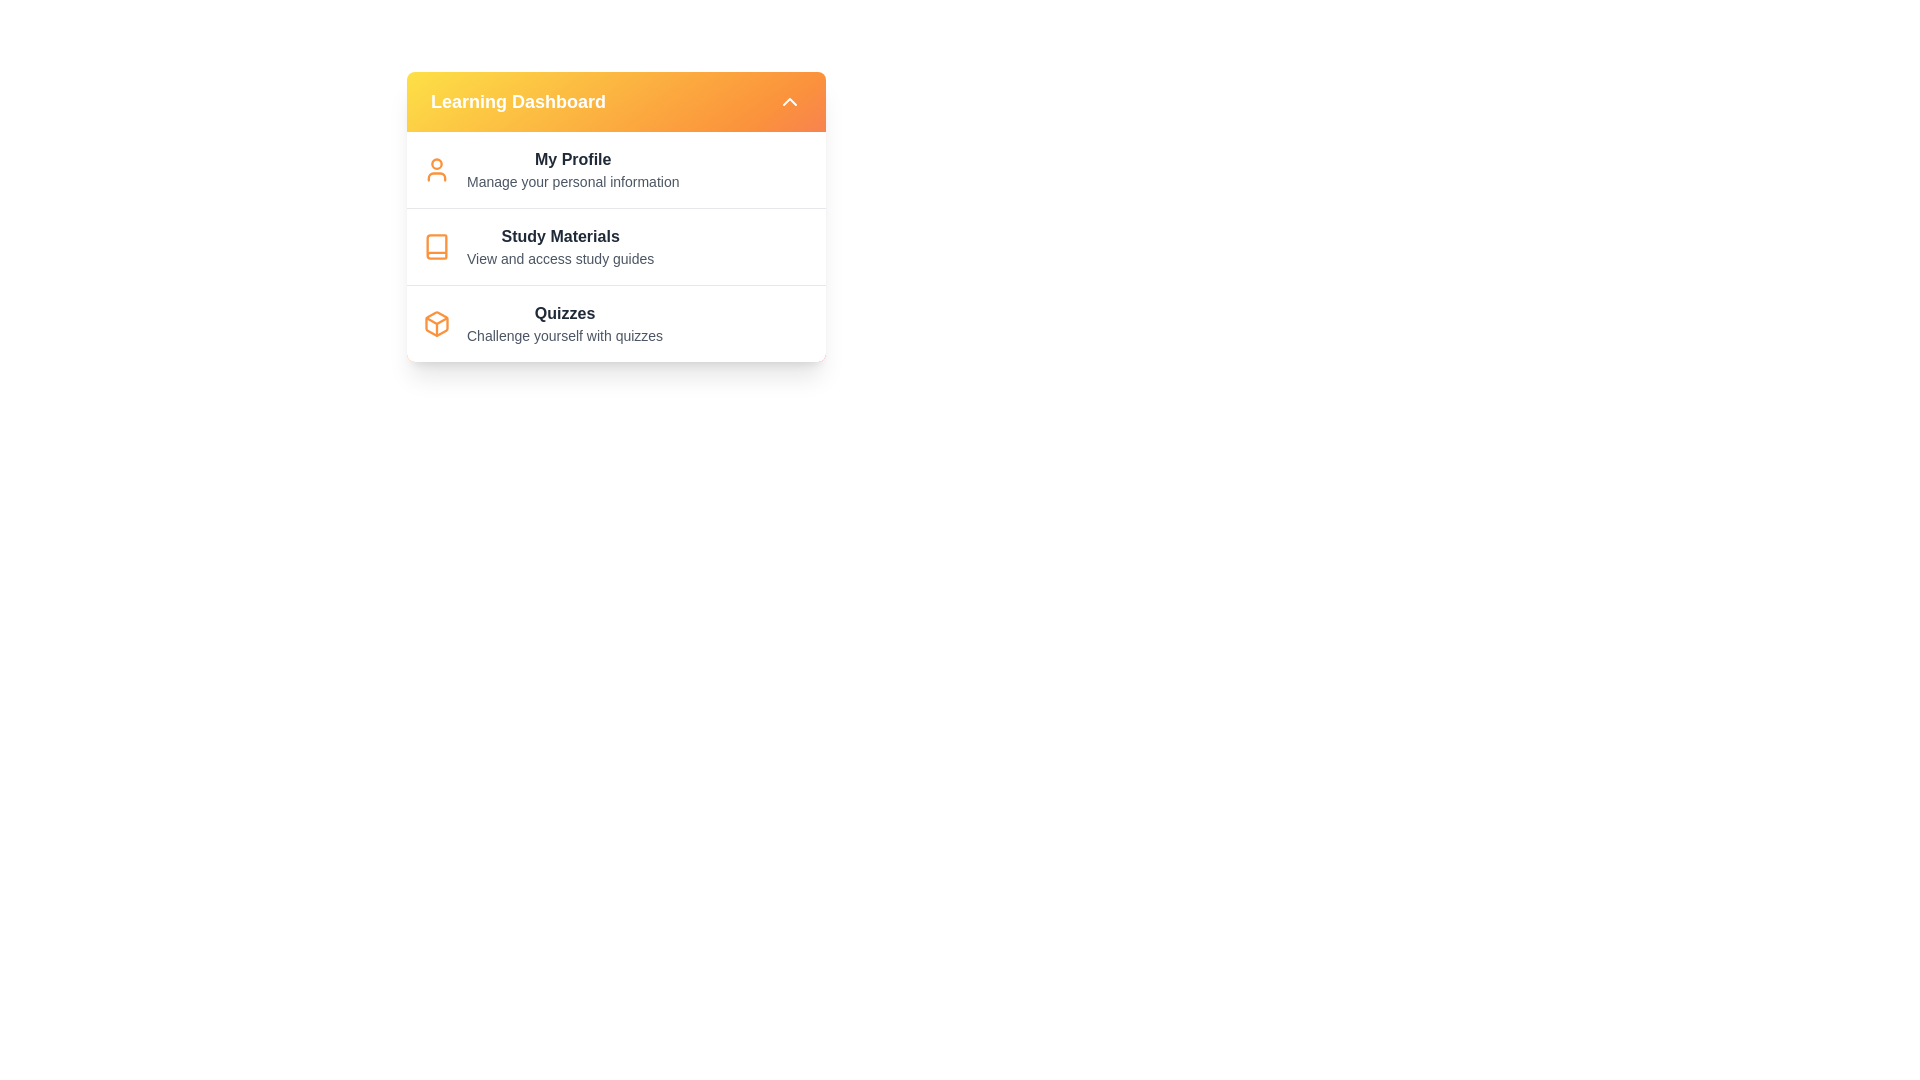  Describe the element at coordinates (789, 101) in the screenshot. I see `toggle button to toggle the visibility of the menu` at that location.